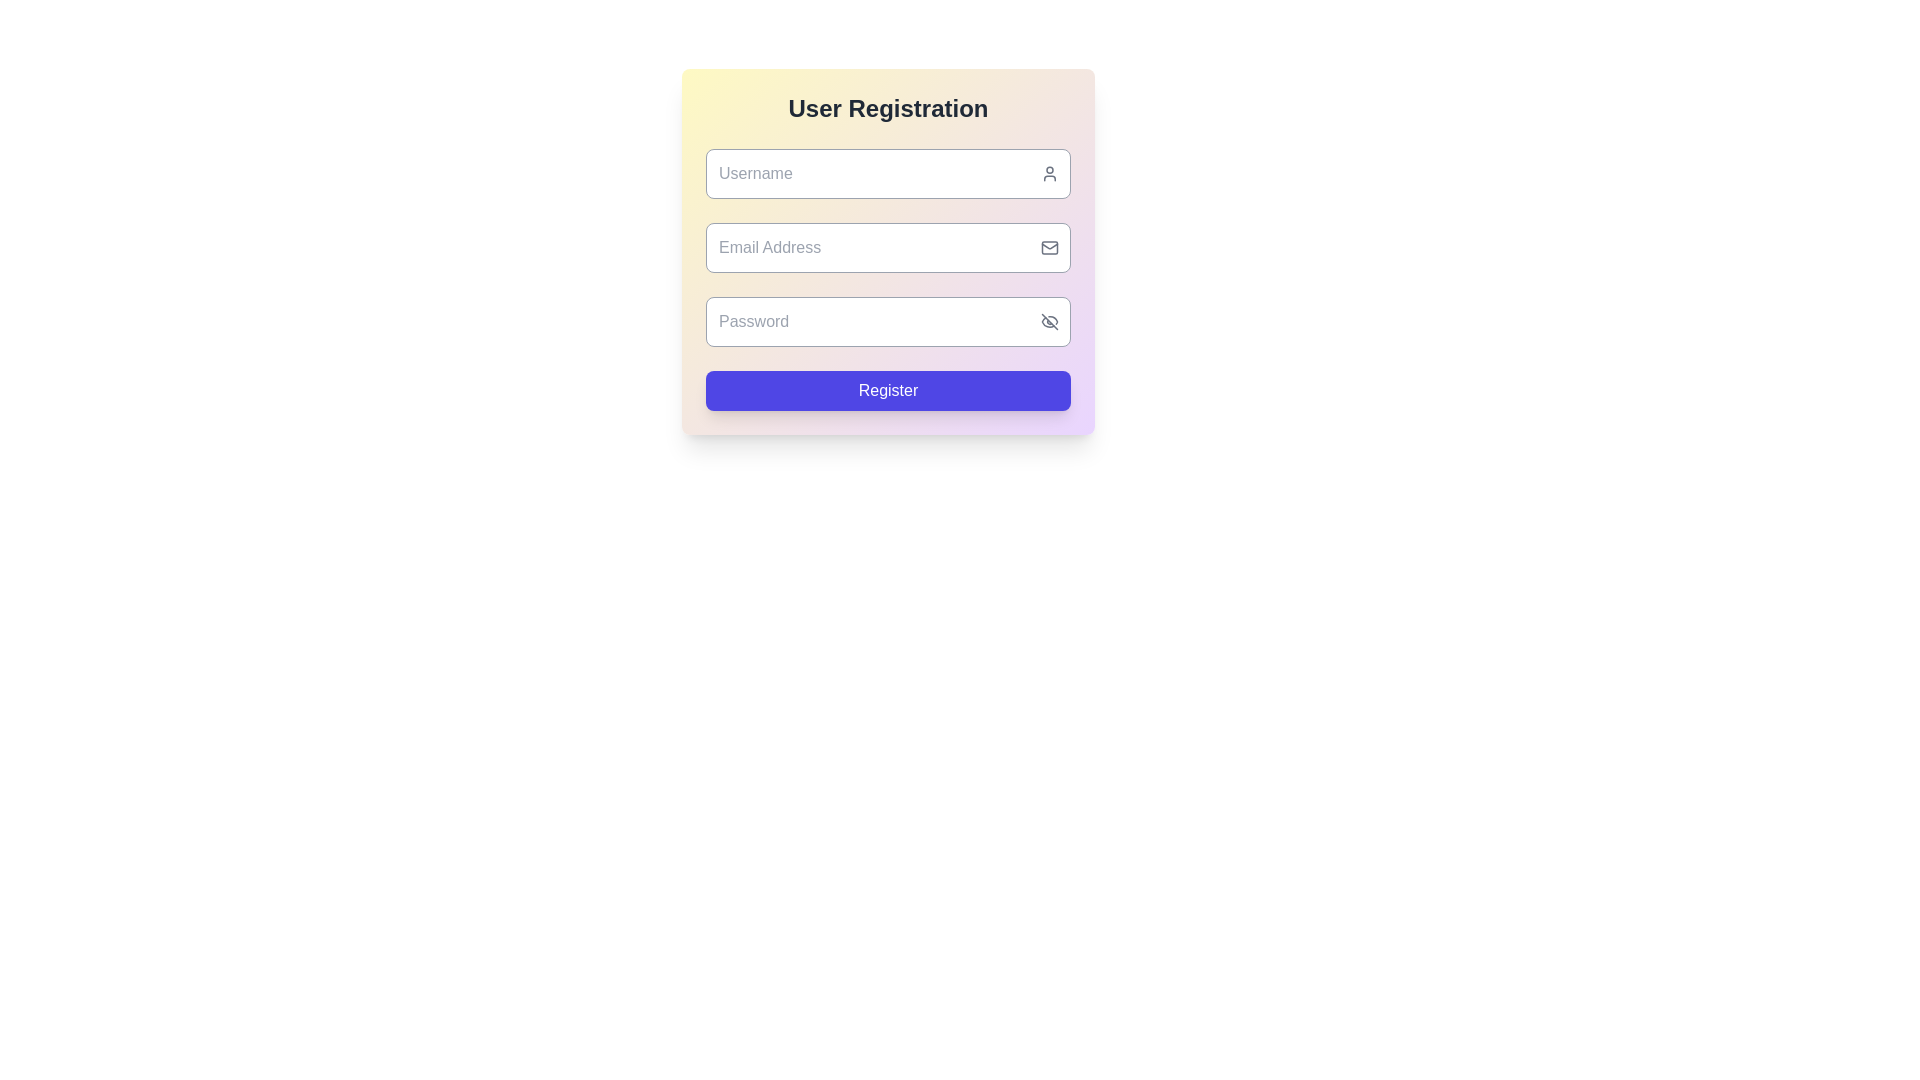 Image resolution: width=1920 pixels, height=1080 pixels. Describe the element at coordinates (1049, 320) in the screenshot. I see `the eye-shaped icon with a slash across it on the far right of the password input field` at that location.